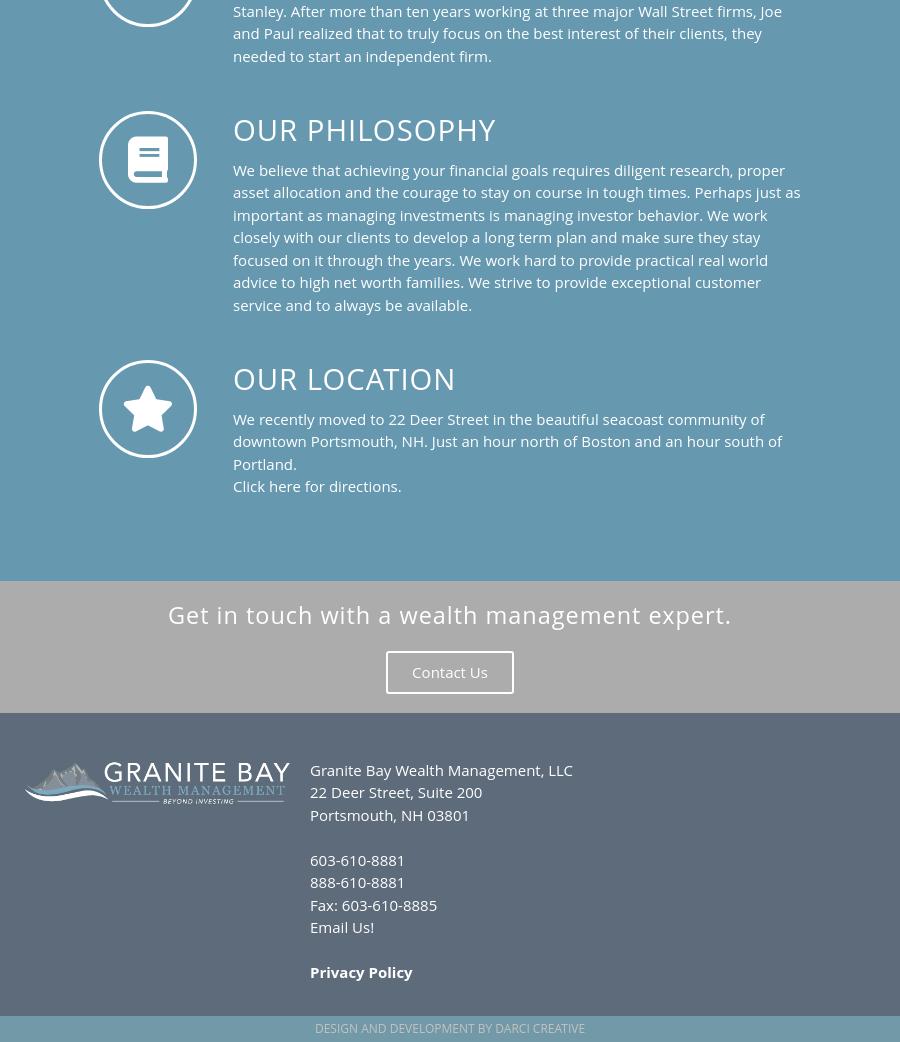  What do you see at coordinates (360, 971) in the screenshot?
I see `'Privacy Policy'` at bounding box center [360, 971].